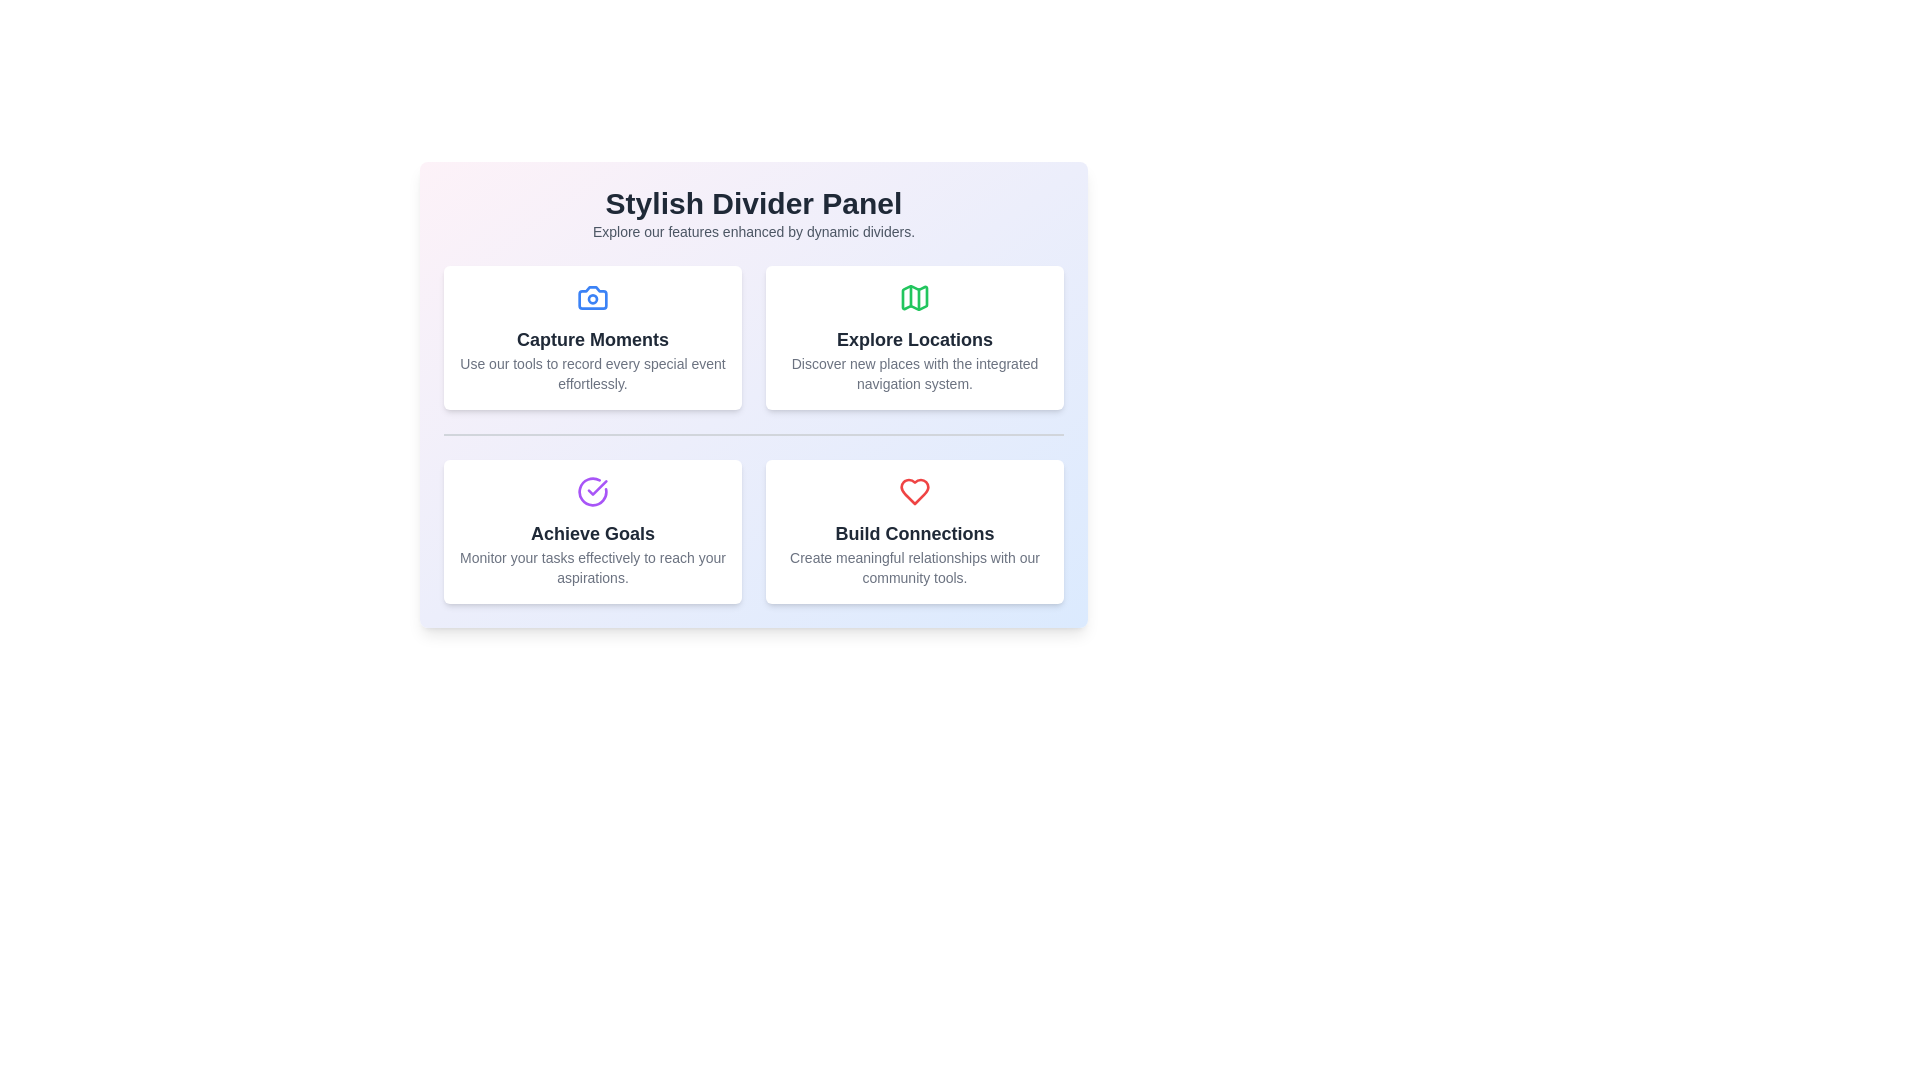  I want to click on the Informational Panel, which serves as an informational card located in the second row and first column of a grid layout, below 'Capture Moments' and to the left of 'Build Connections', so click(592, 531).